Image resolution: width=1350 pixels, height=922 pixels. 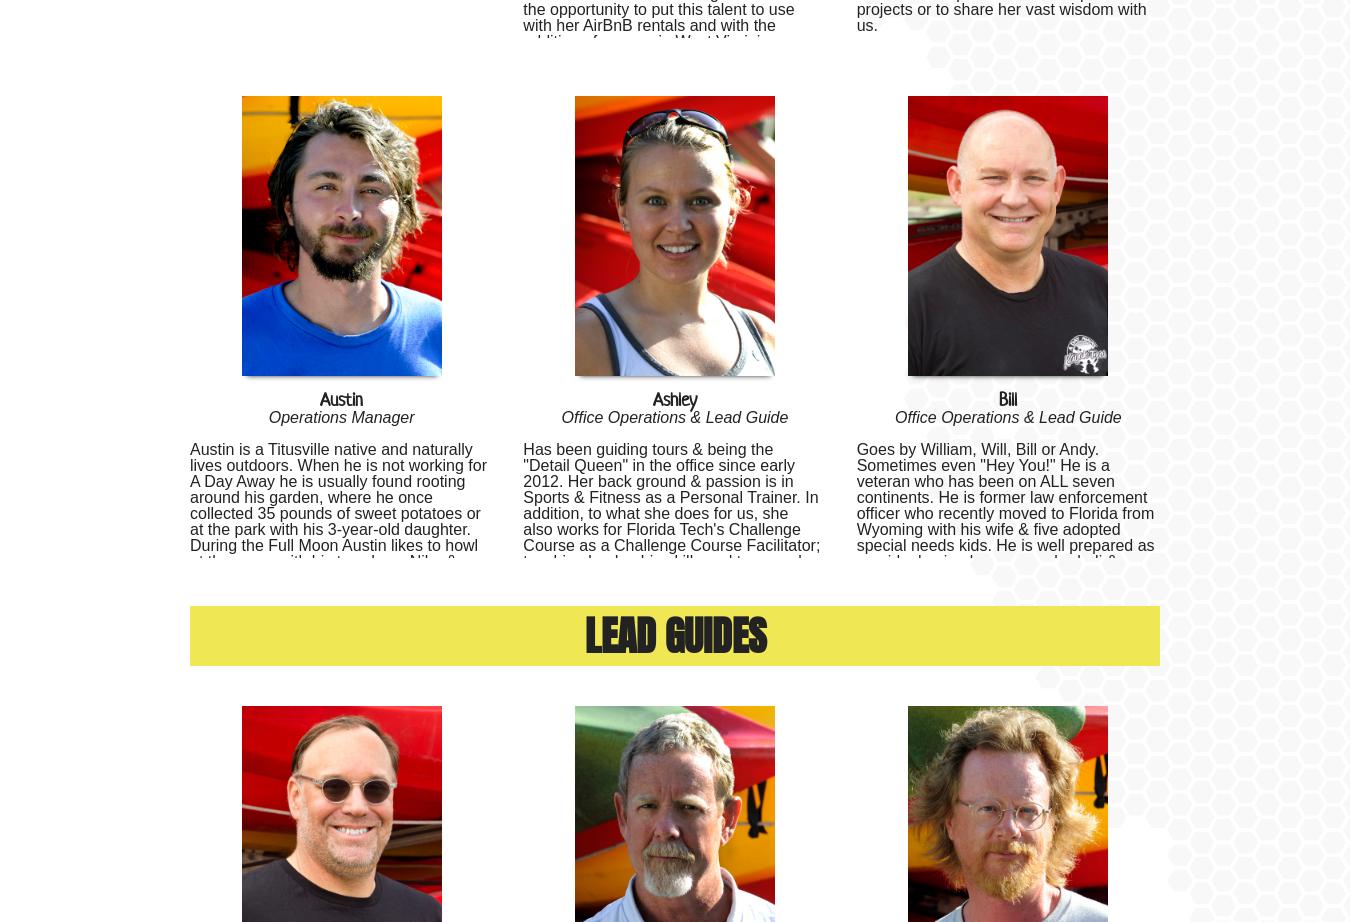 What do you see at coordinates (521, 488) in the screenshot?
I see `'Has been guiding tours & being the "Detail Queen" in the office since early 2012. Her back ground & passion is in Sports & Fitness as a Personal Trainer. In addition, to what she does for us, she also works for'` at bounding box center [521, 488].